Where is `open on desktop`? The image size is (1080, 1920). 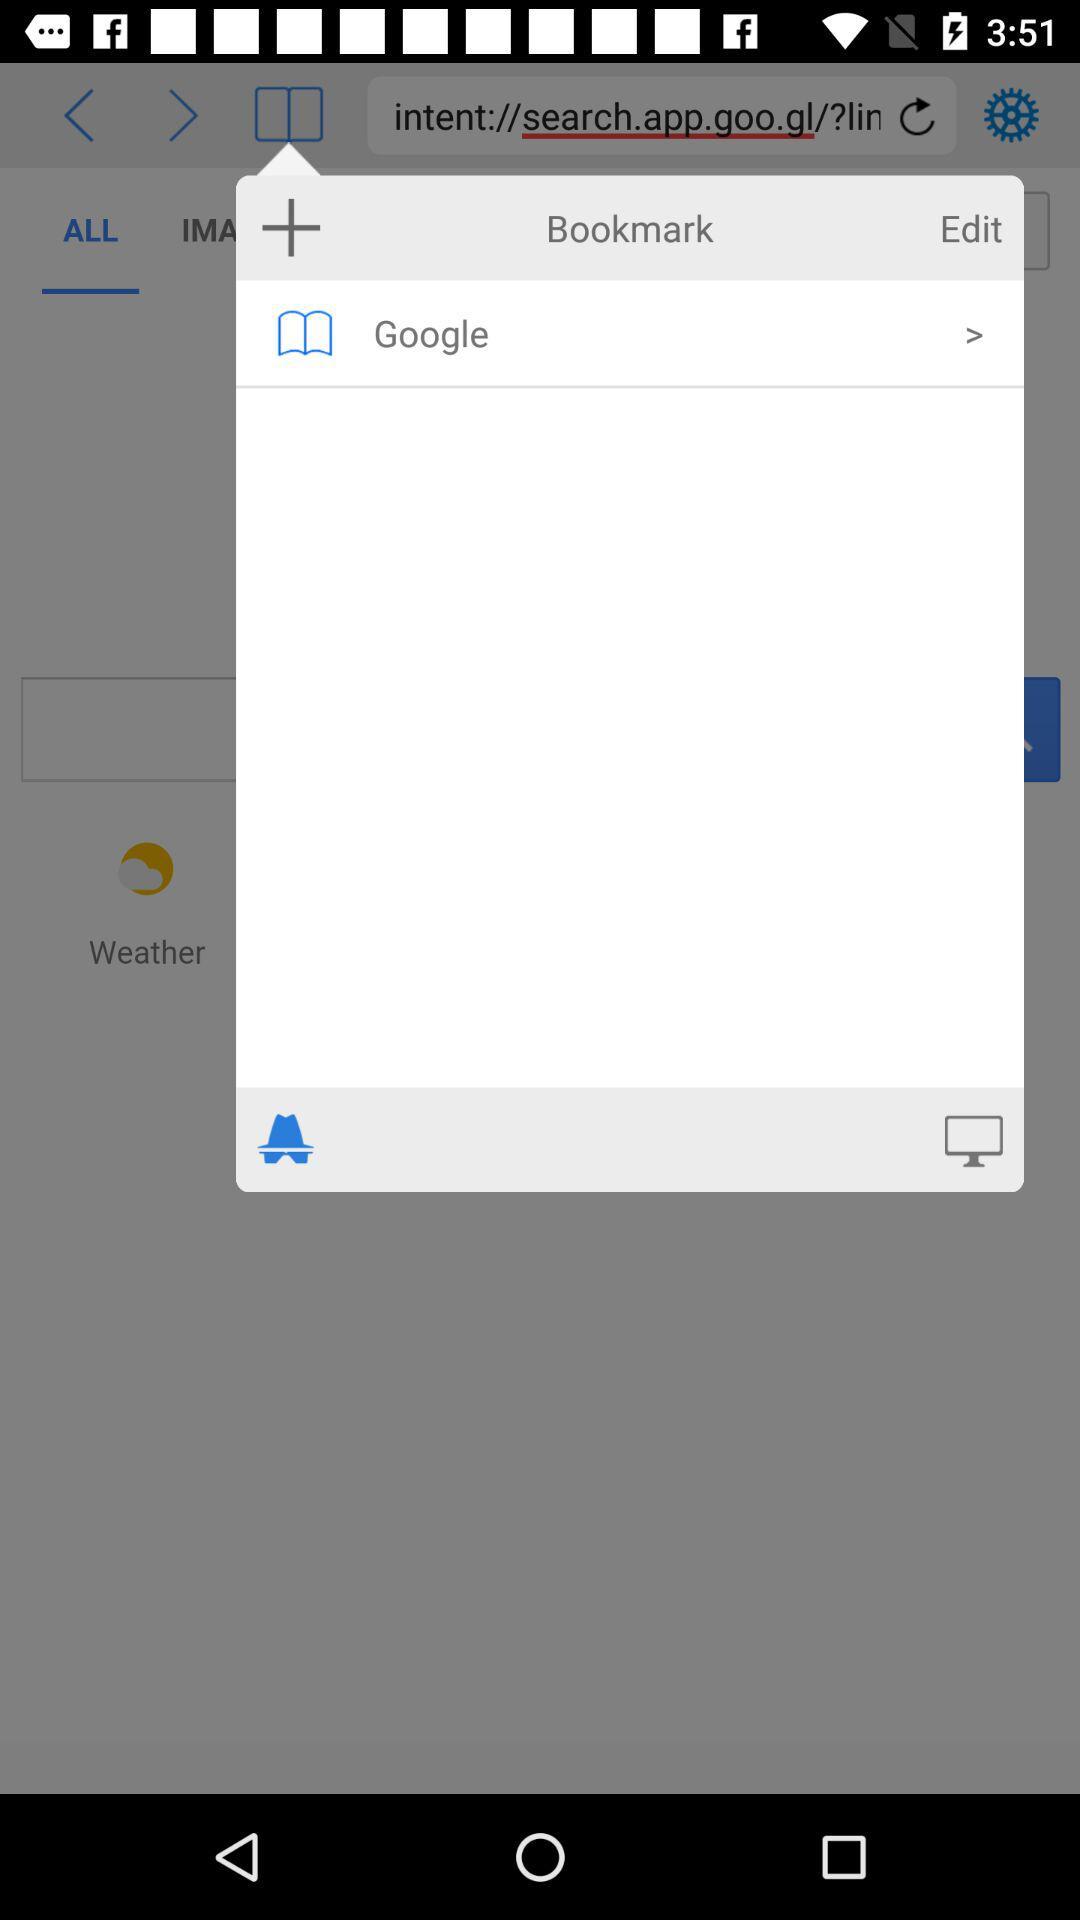
open on desktop is located at coordinates (972, 1139).